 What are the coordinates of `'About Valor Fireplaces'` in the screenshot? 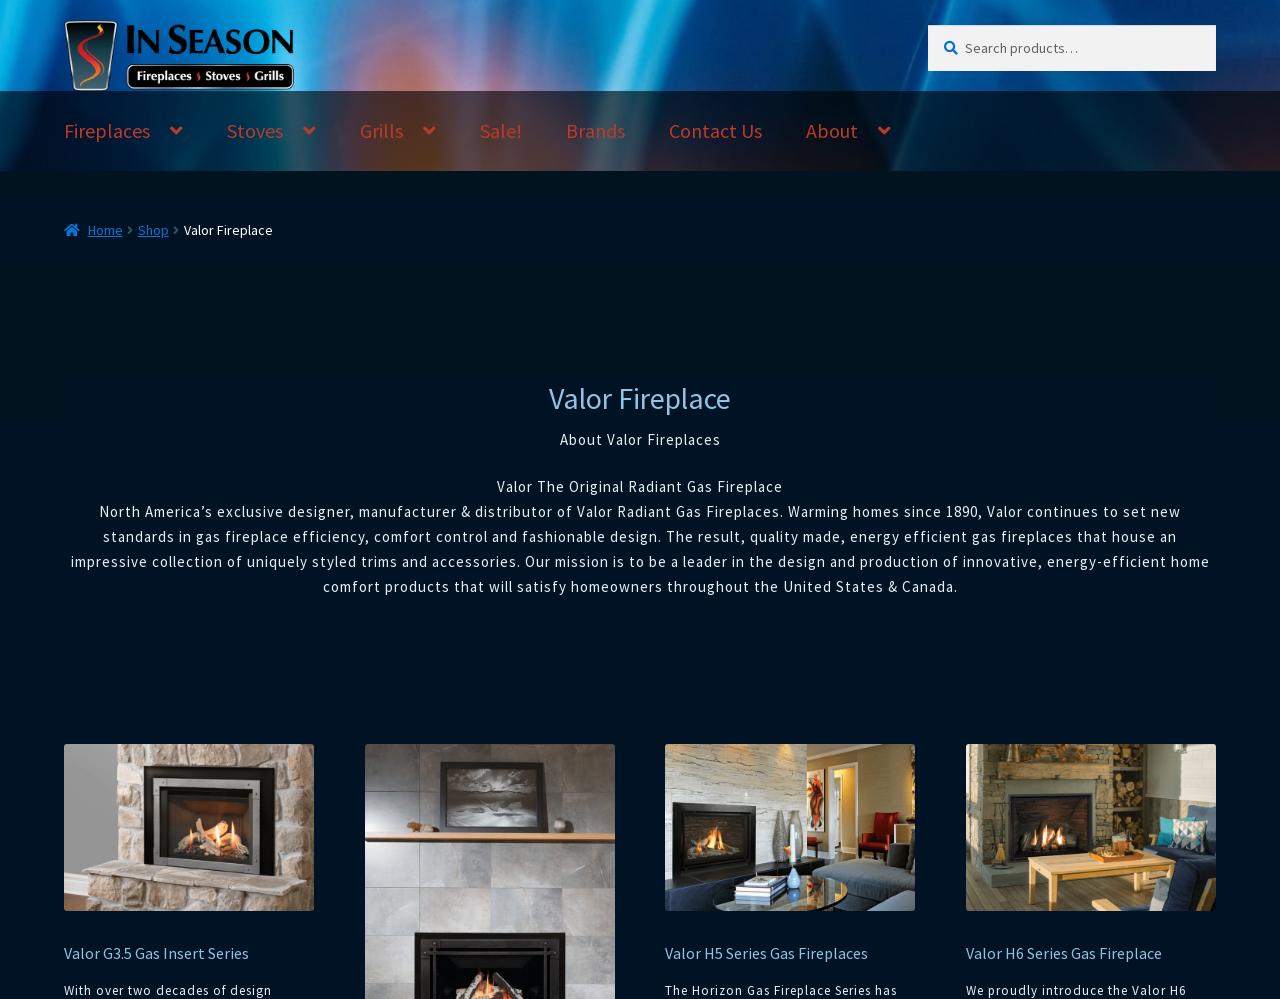 It's located at (638, 438).